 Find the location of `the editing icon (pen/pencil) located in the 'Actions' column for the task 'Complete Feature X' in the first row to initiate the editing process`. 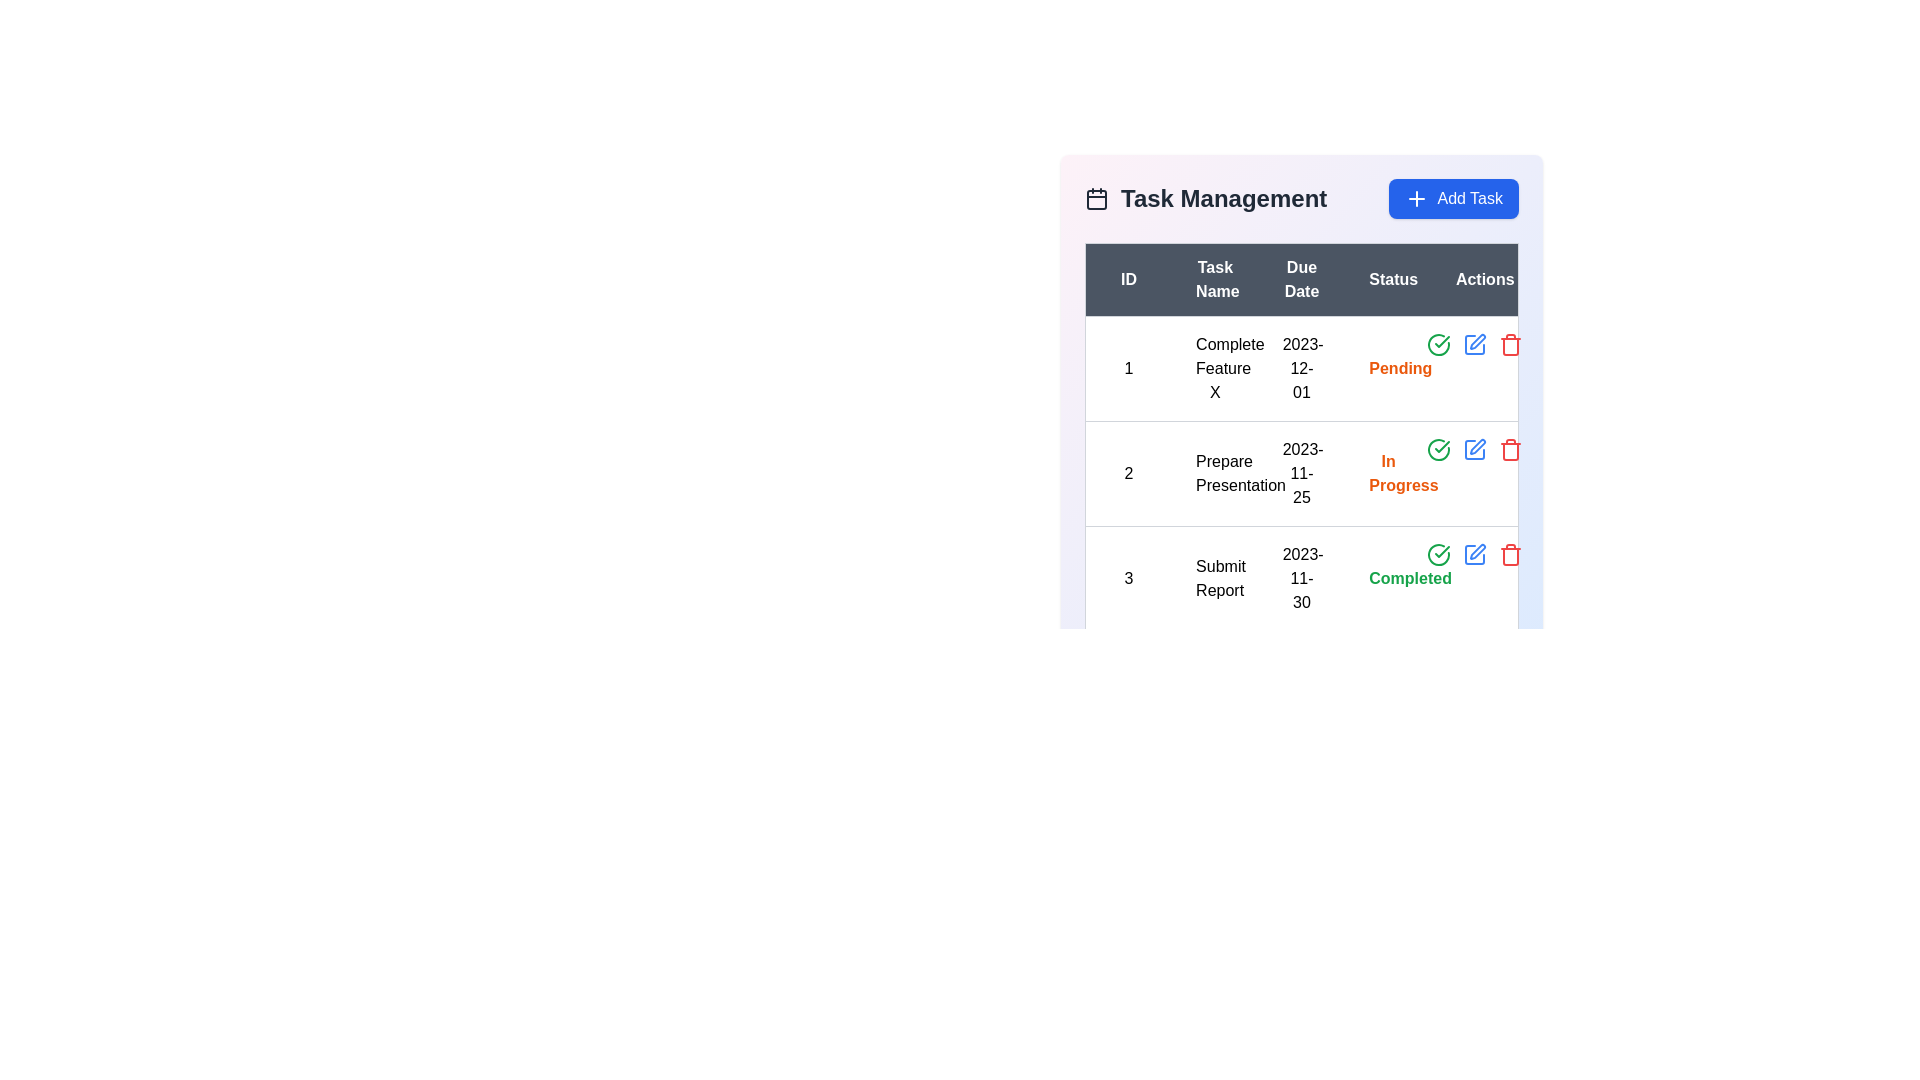

the editing icon (pen/pencil) located in the 'Actions' column for the task 'Complete Feature X' in the first row to initiate the editing process is located at coordinates (1478, 341).